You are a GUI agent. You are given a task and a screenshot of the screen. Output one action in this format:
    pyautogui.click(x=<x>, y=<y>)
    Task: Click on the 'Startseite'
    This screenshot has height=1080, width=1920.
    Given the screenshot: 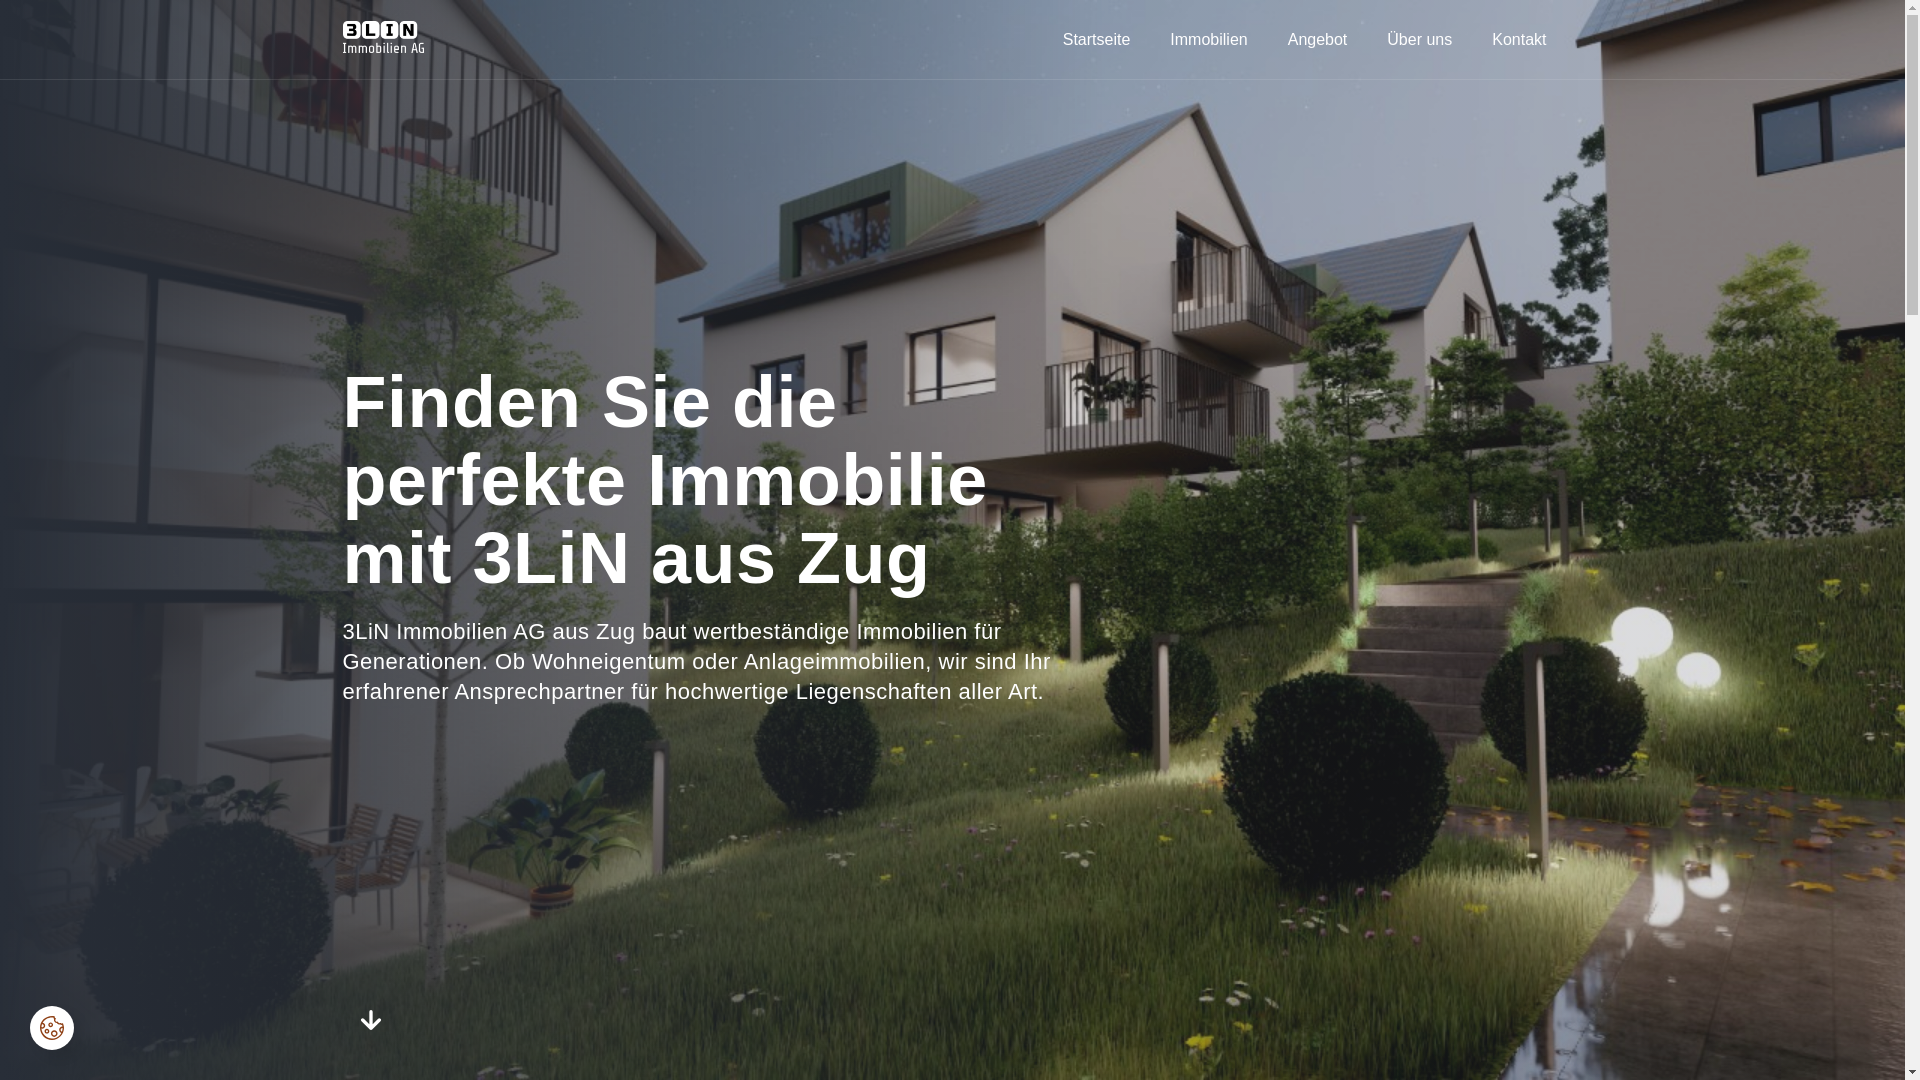 What is the action you would take?
    pyautogui.click(x=1045, y=38)
    